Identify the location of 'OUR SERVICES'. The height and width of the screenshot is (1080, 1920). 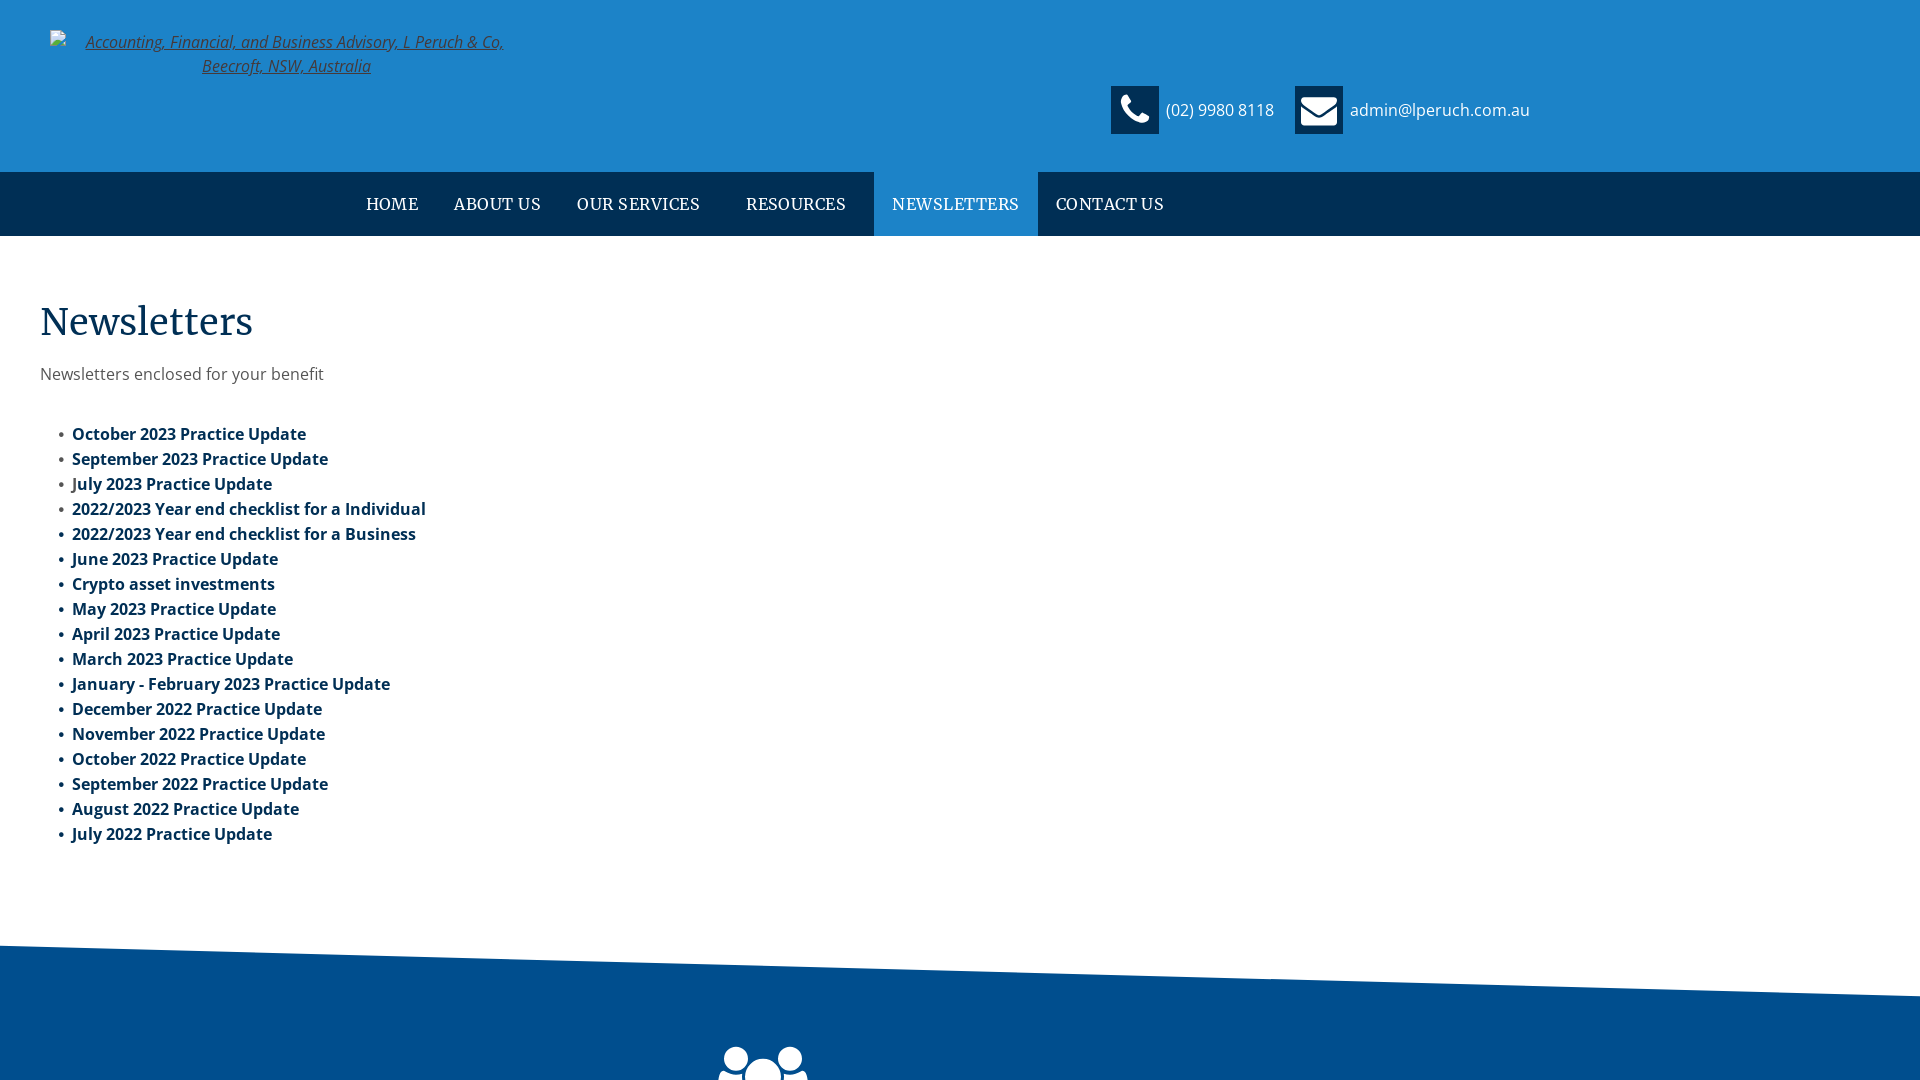
(643, 204).